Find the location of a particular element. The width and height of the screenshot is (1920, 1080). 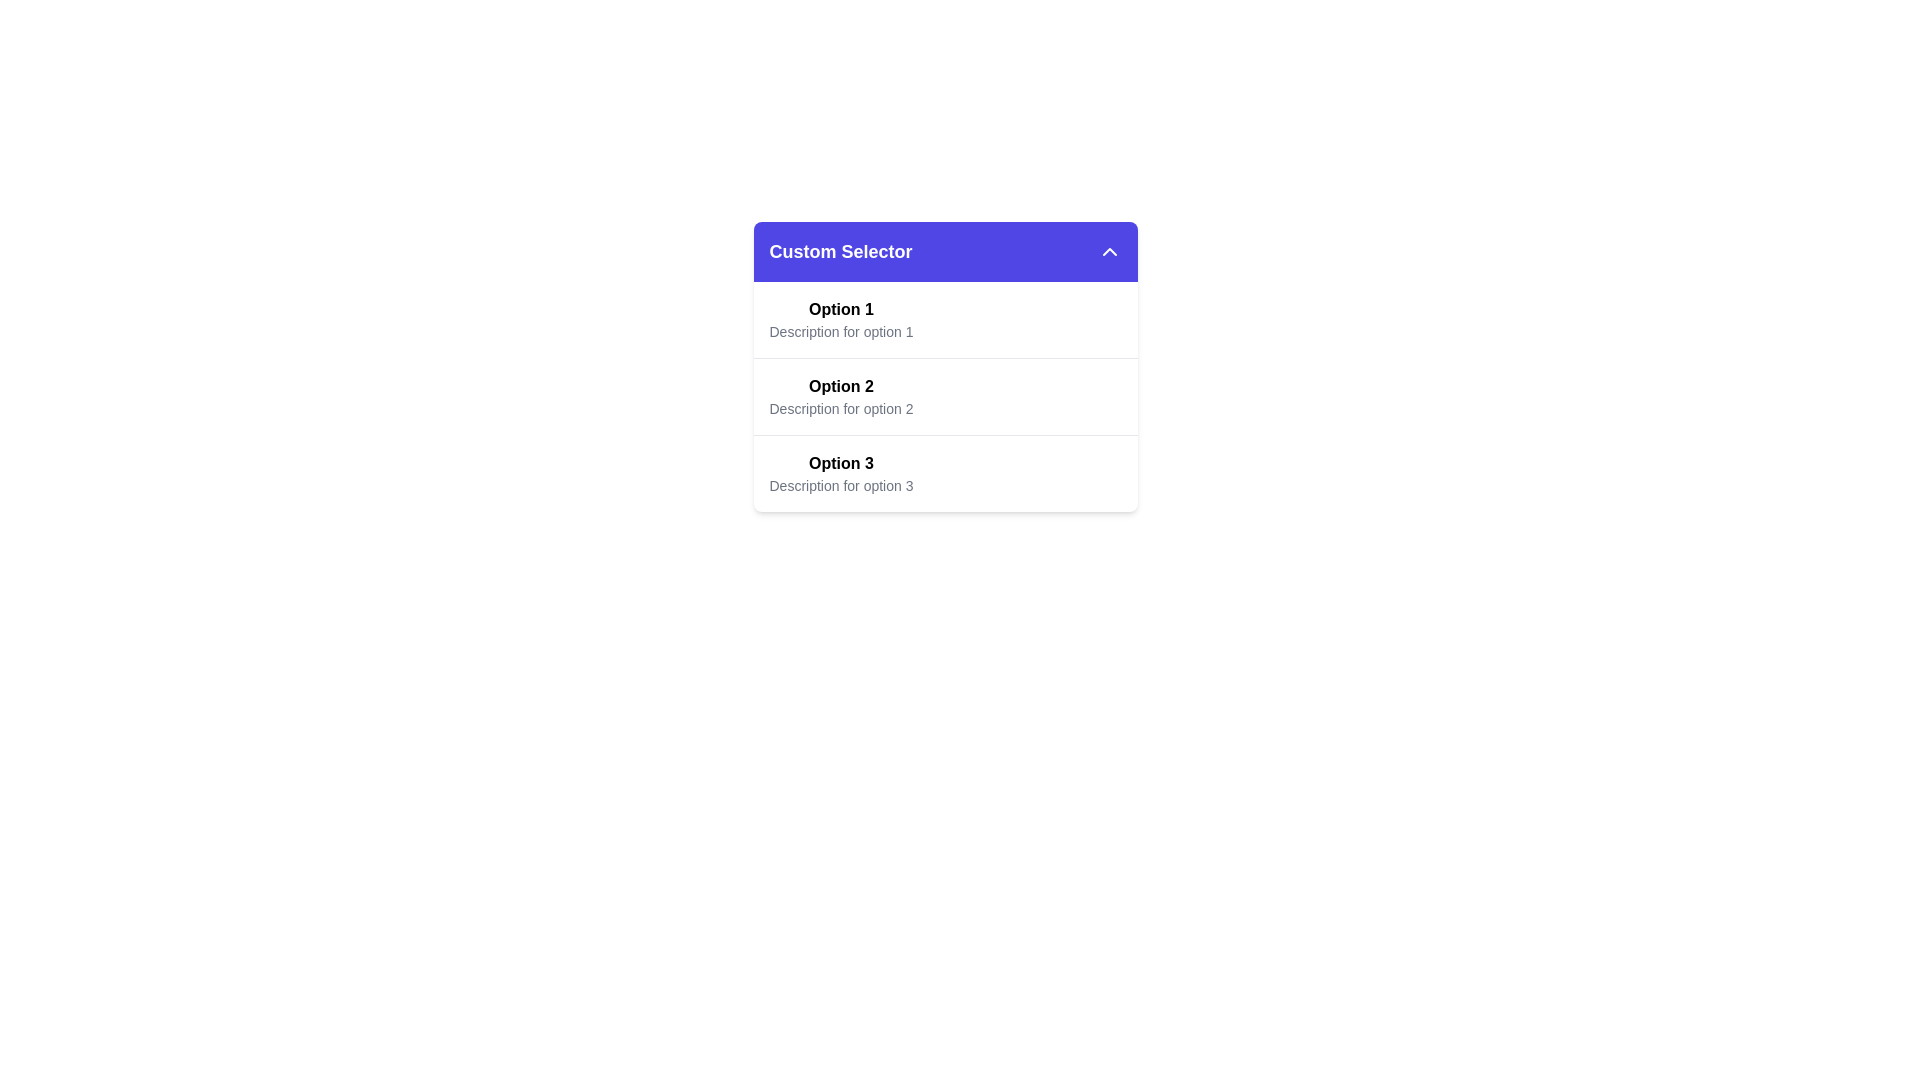

the text label displaying 'Option 3', which is bold and located above the description 'Description for option 3' in a dropdown-like menu under the 'Custom Selector' header is located at coordinates (841, 463).